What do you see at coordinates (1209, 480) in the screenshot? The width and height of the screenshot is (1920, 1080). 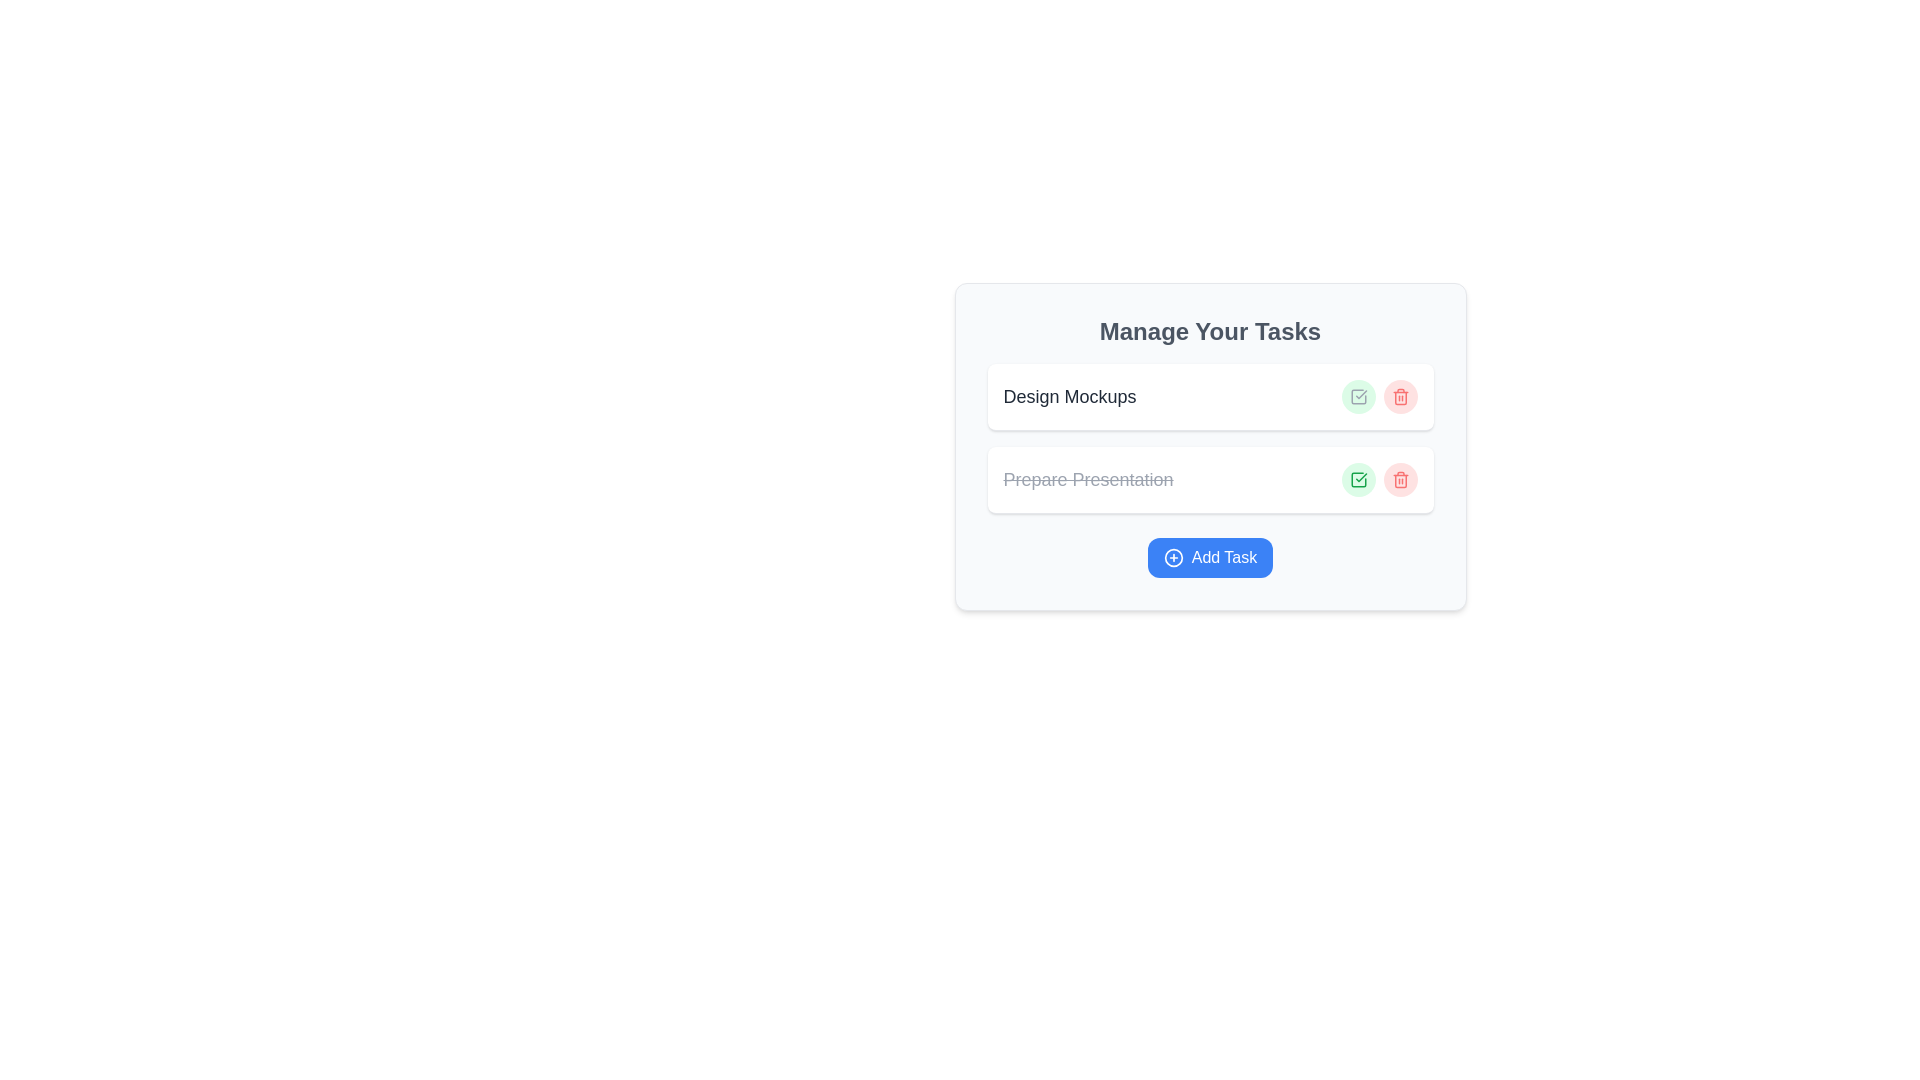 I see `the check button associated with the completed task entry in the task list to mark it as incomplete` at bounding box center [1209, 480].